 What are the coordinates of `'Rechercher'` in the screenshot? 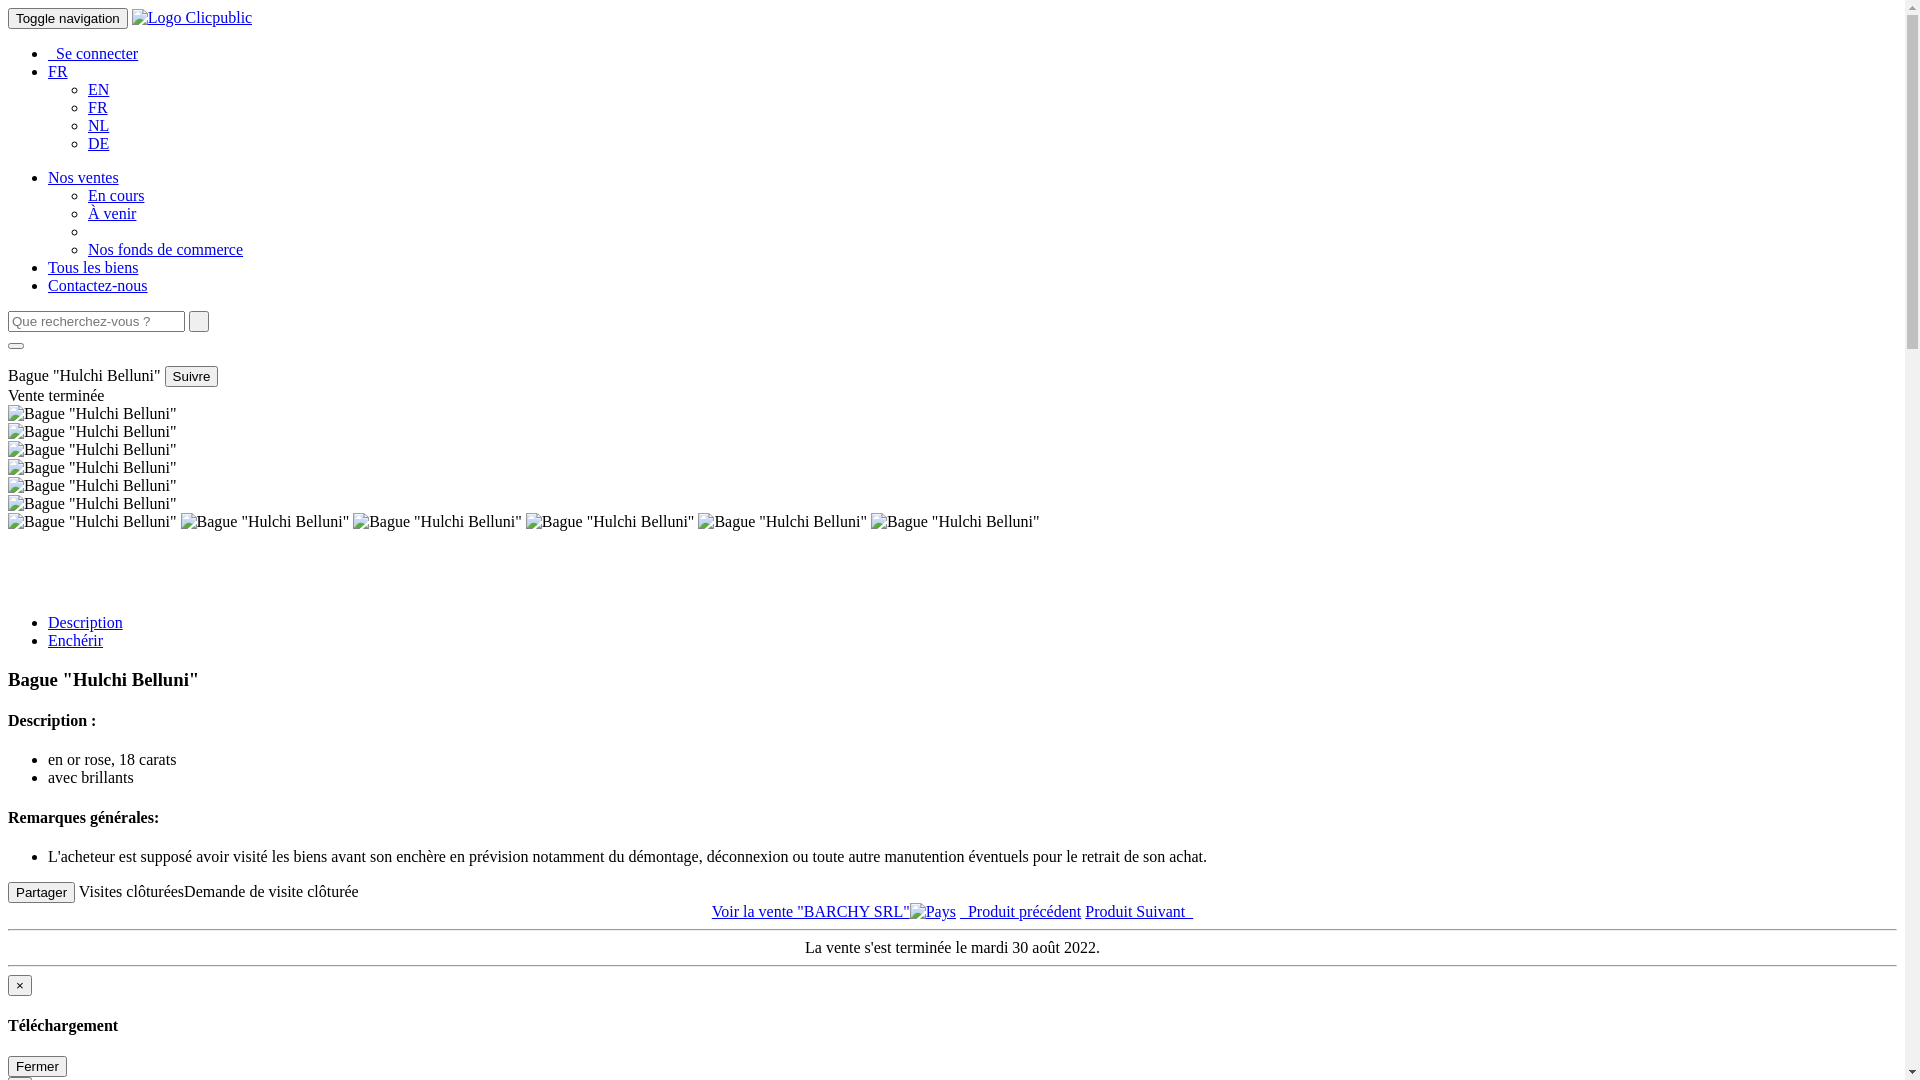 It's located at (198, 320).